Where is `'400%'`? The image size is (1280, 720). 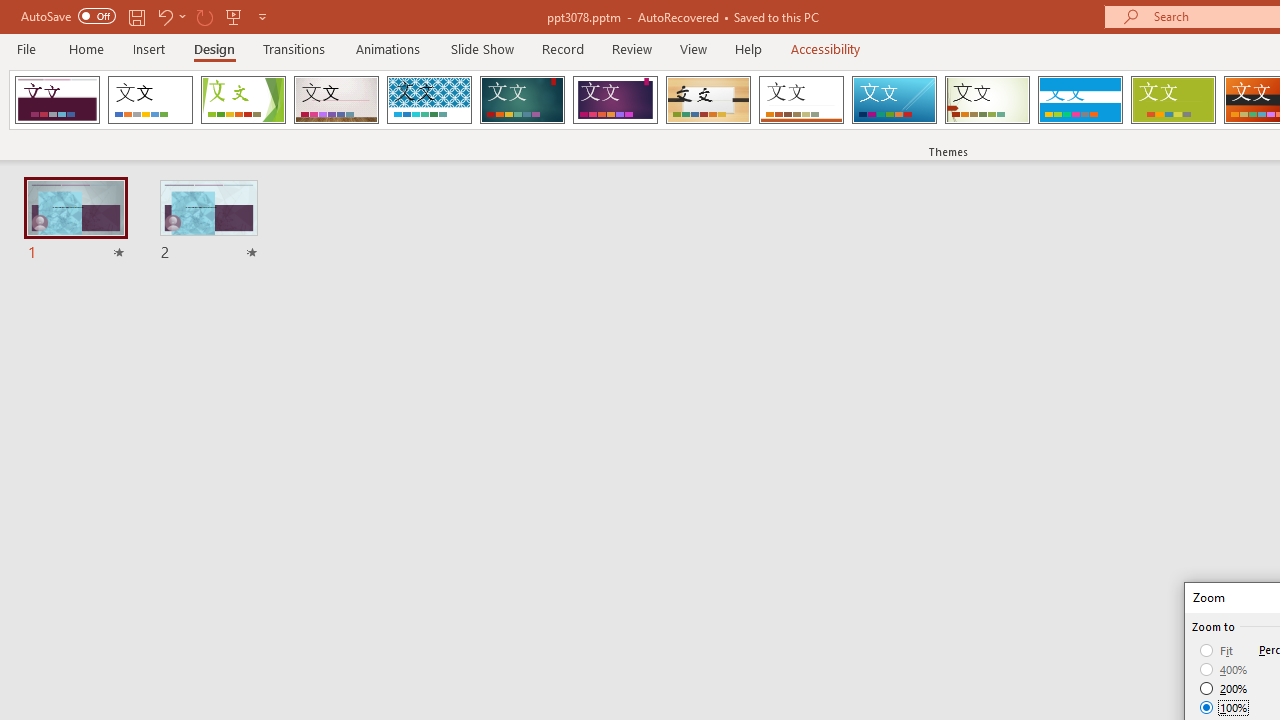
'400%' is located at coordinates (1223, 669).